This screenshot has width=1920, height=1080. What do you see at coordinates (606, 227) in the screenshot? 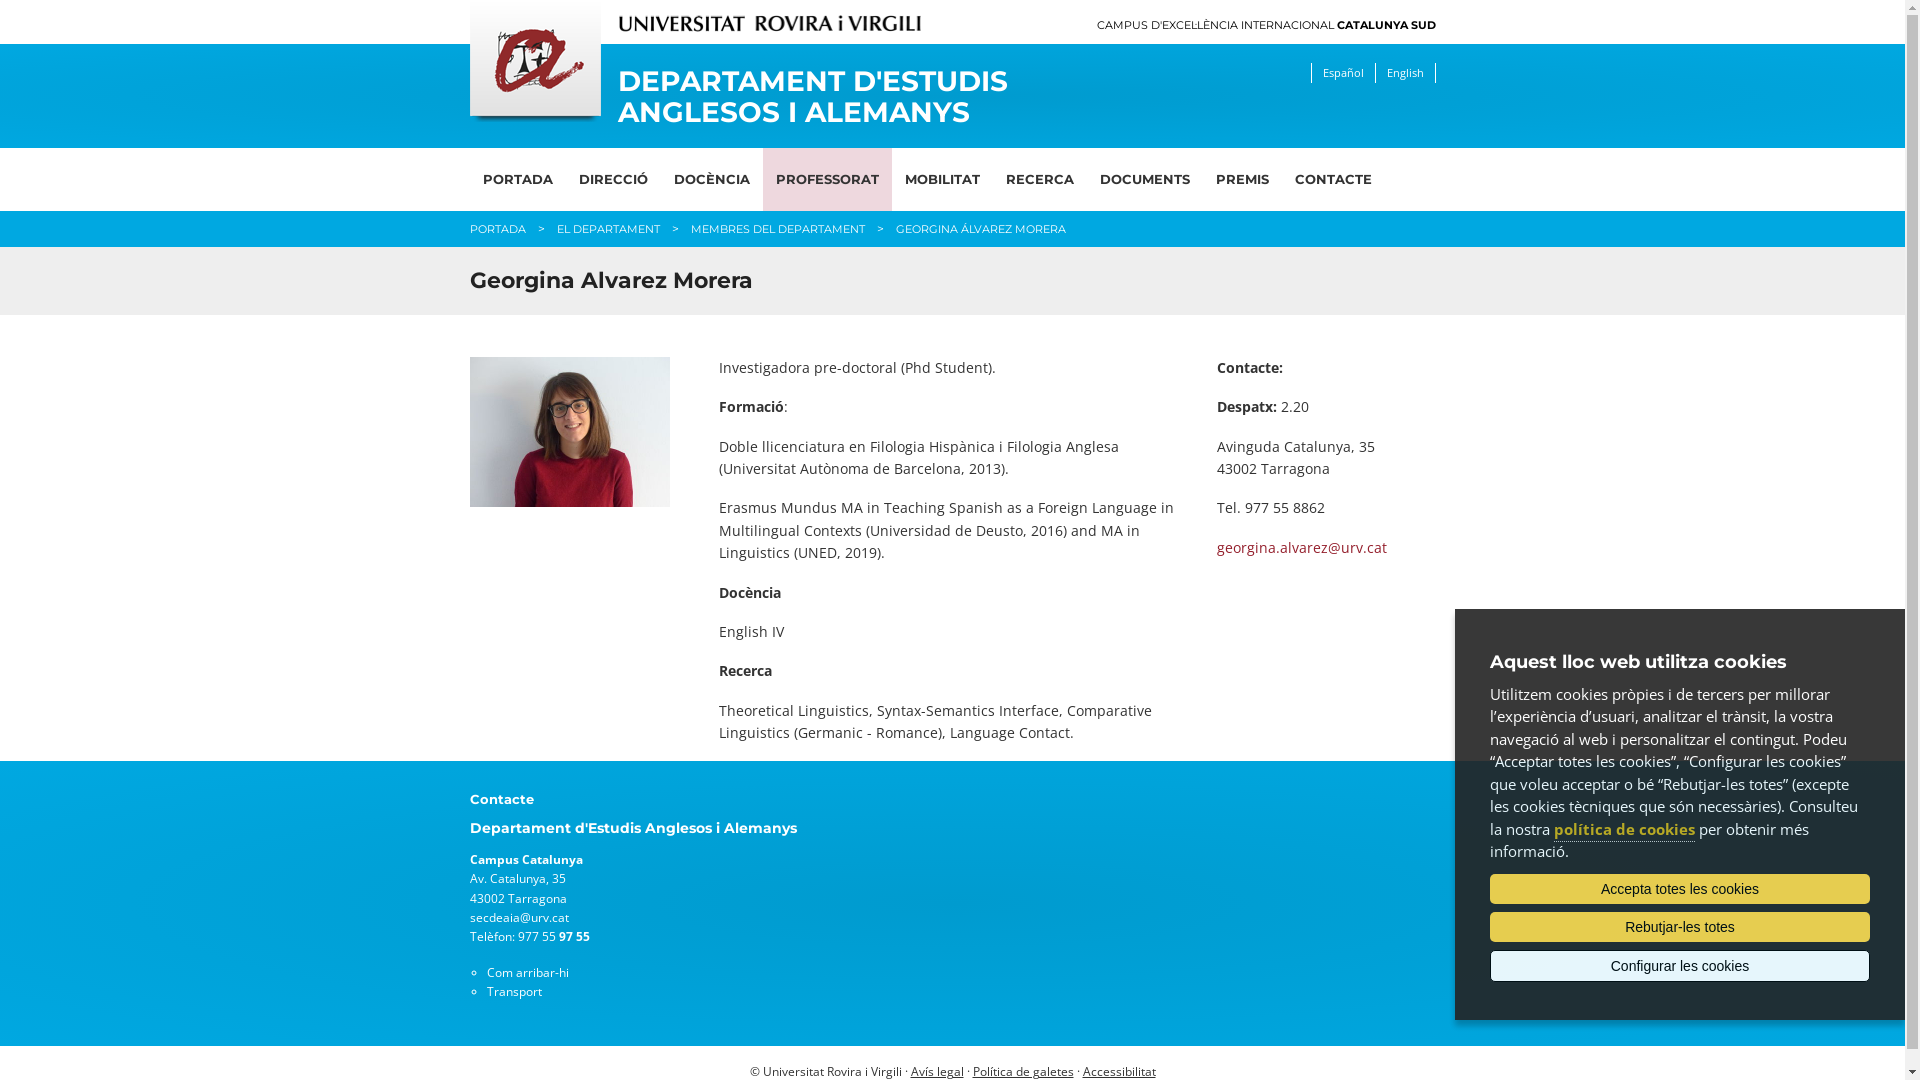
I see `'EL DEPARTAMENT'` at bounding box center [606, 227].